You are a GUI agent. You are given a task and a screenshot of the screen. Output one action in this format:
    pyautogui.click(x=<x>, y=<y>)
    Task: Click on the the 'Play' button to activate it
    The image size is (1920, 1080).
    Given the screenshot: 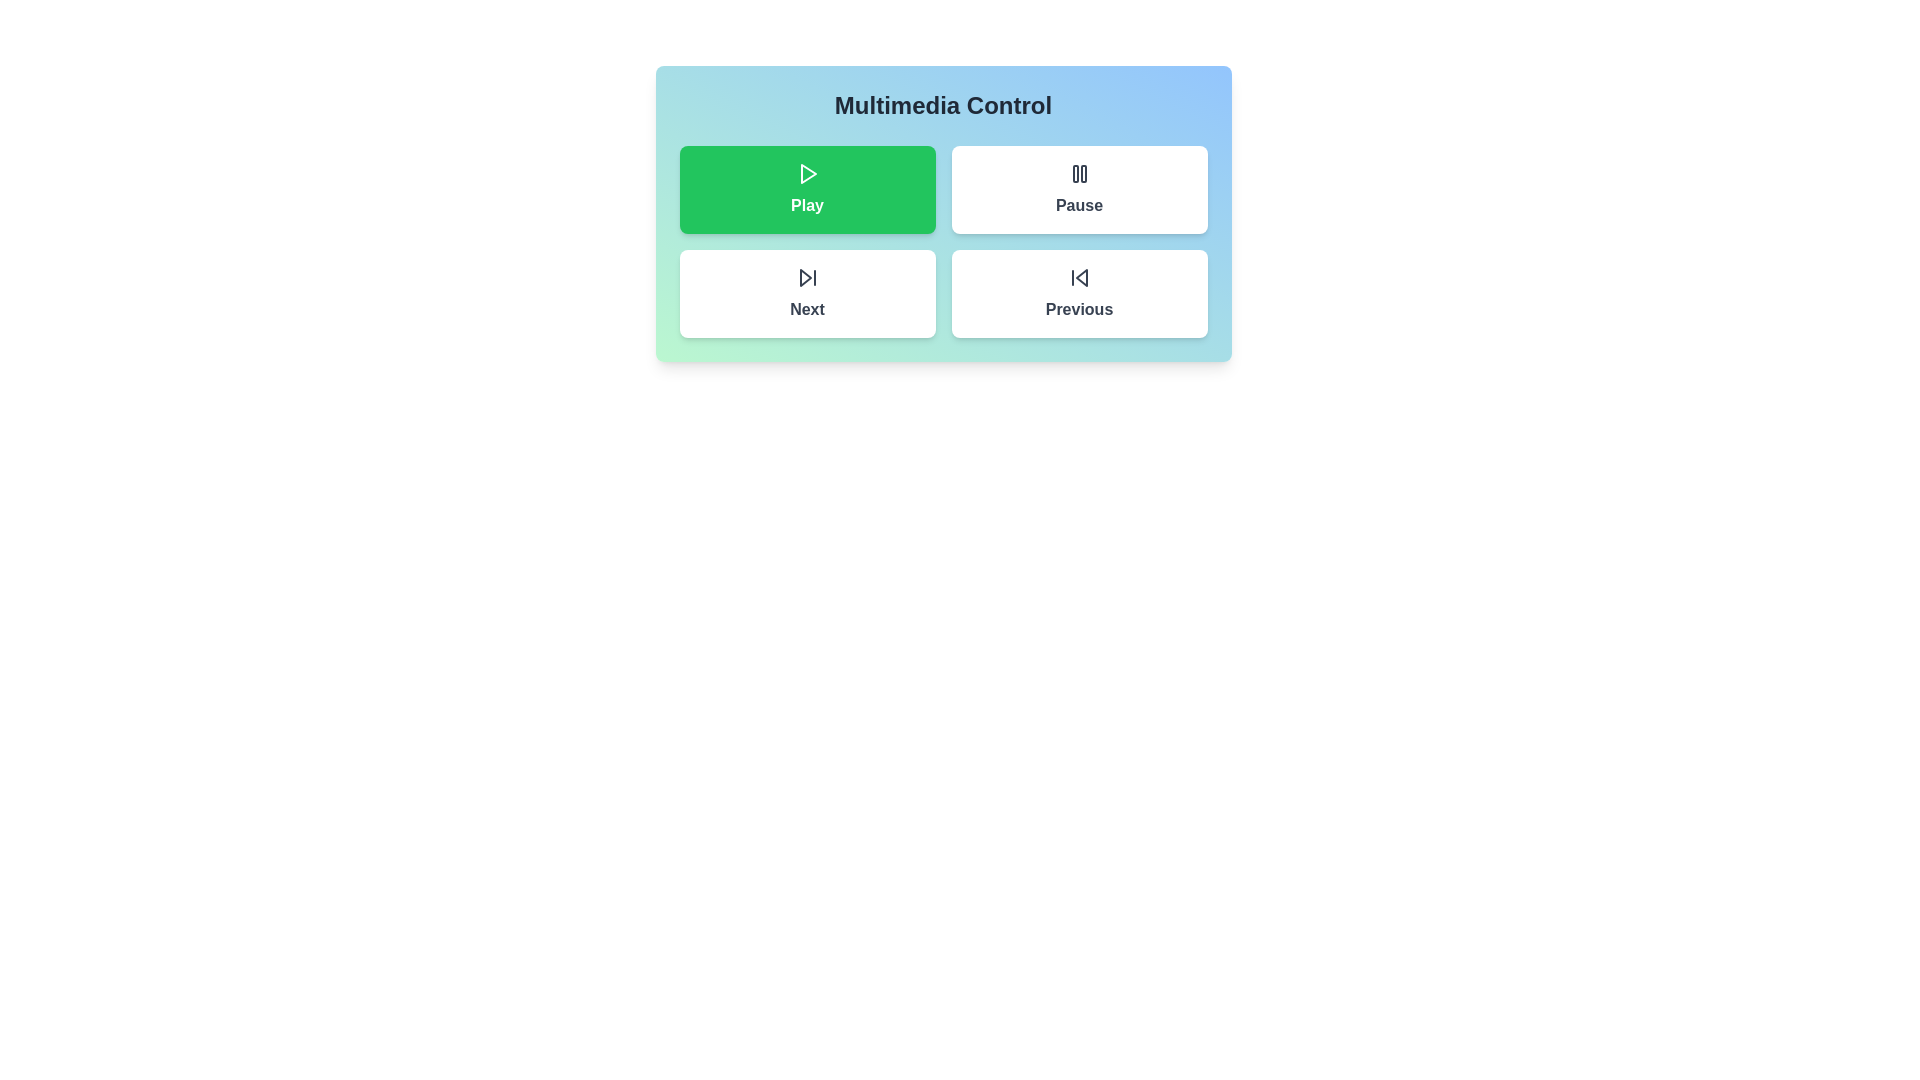 What is the action you would take?
    pyautogui.click(x=807, y=189)
    